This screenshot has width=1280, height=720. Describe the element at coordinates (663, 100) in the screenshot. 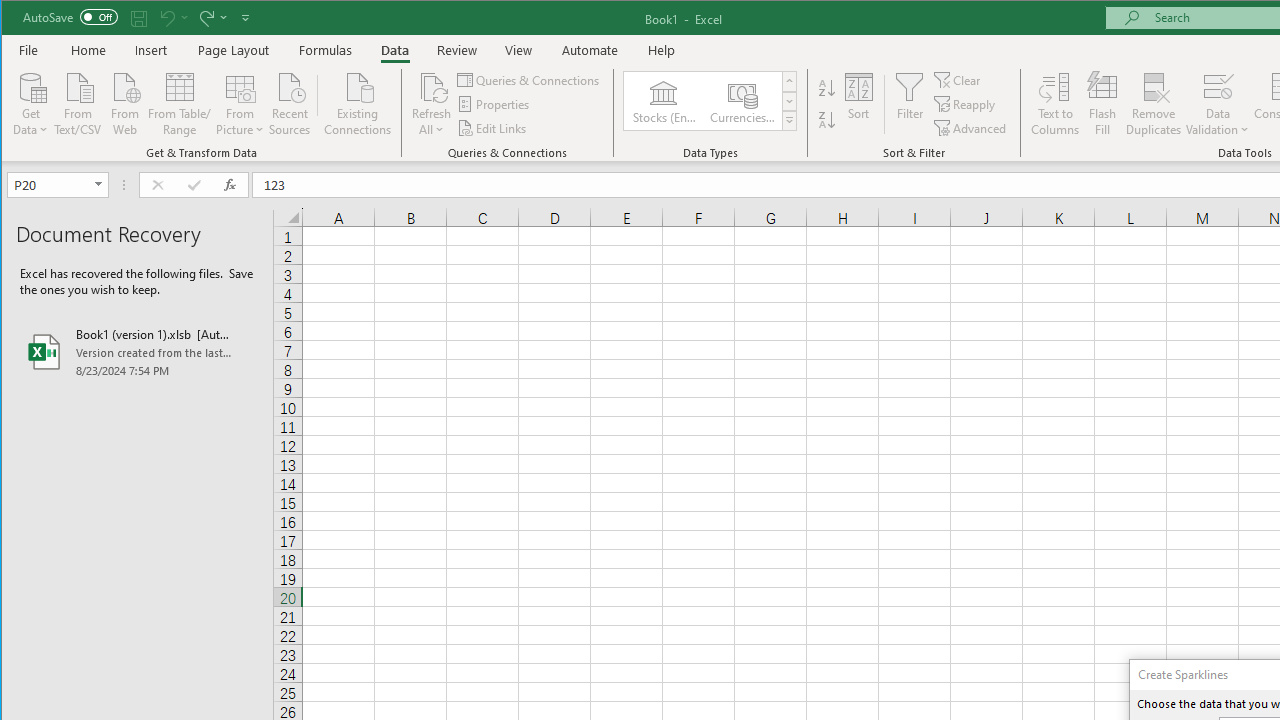

I see `'Stocks (English)'` at that location.